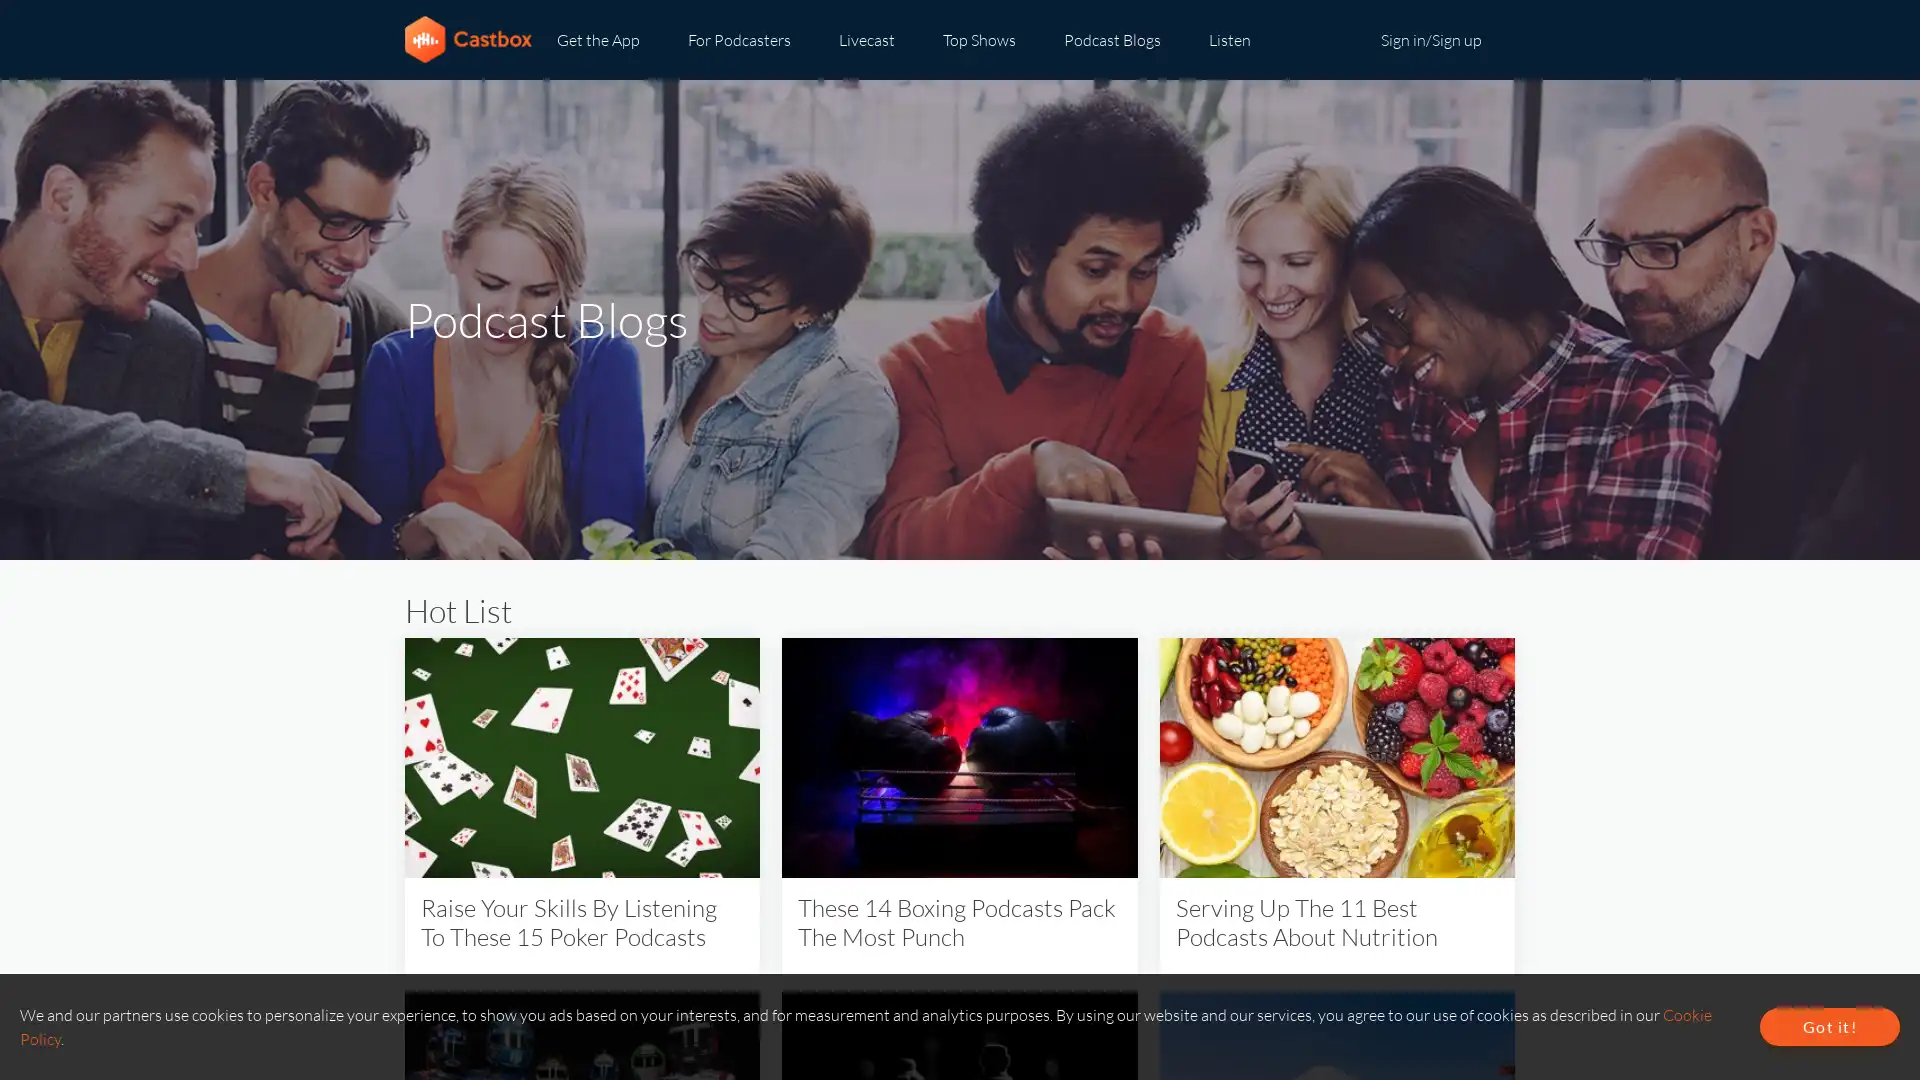 The width and height of the screenshot is (1920, 1080). What do you see at coordinates (1829, 1026) in the screenshot?
I see `Got it!` at bounding box center [1829, 1026].